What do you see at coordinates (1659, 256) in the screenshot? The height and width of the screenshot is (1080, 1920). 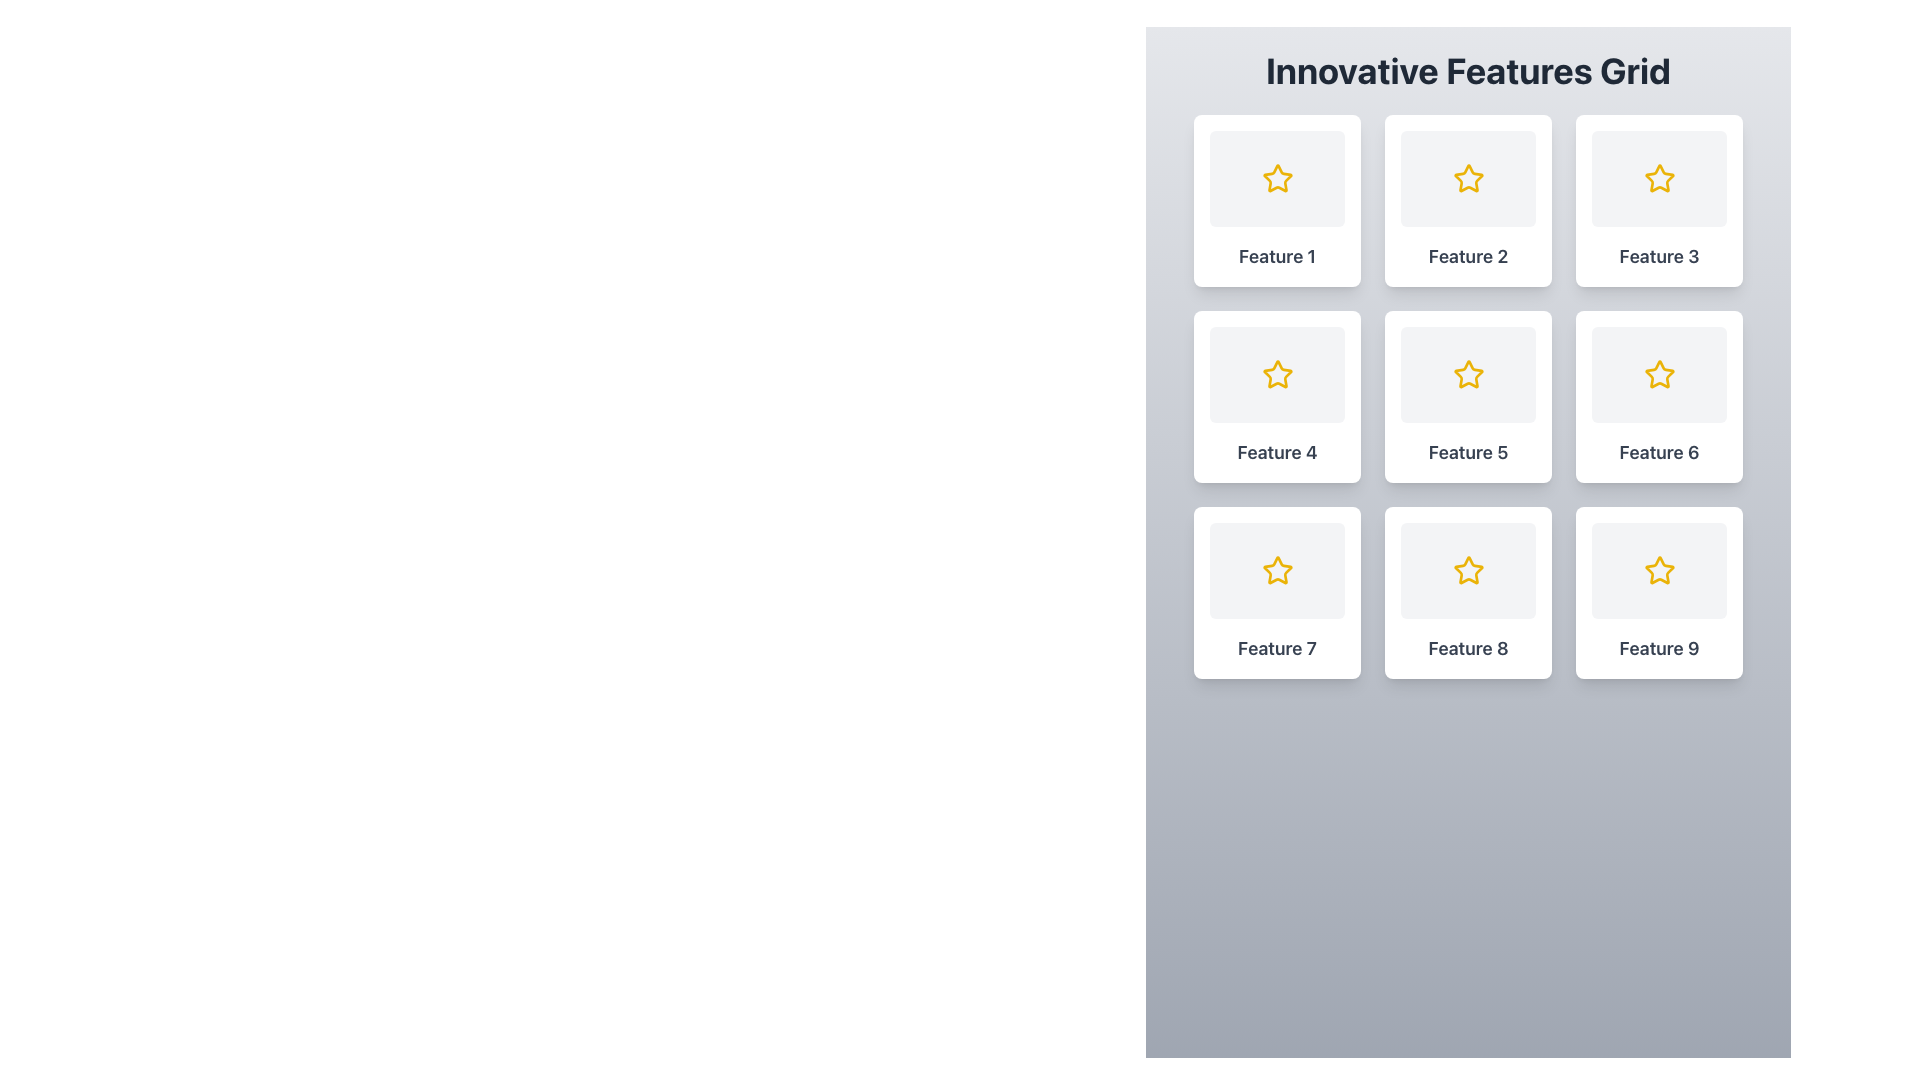 I see `the text label that identifies the feature in the bottom of the third panel located in the top-right corner of the grid layout` at bounding box center [1659, 256].